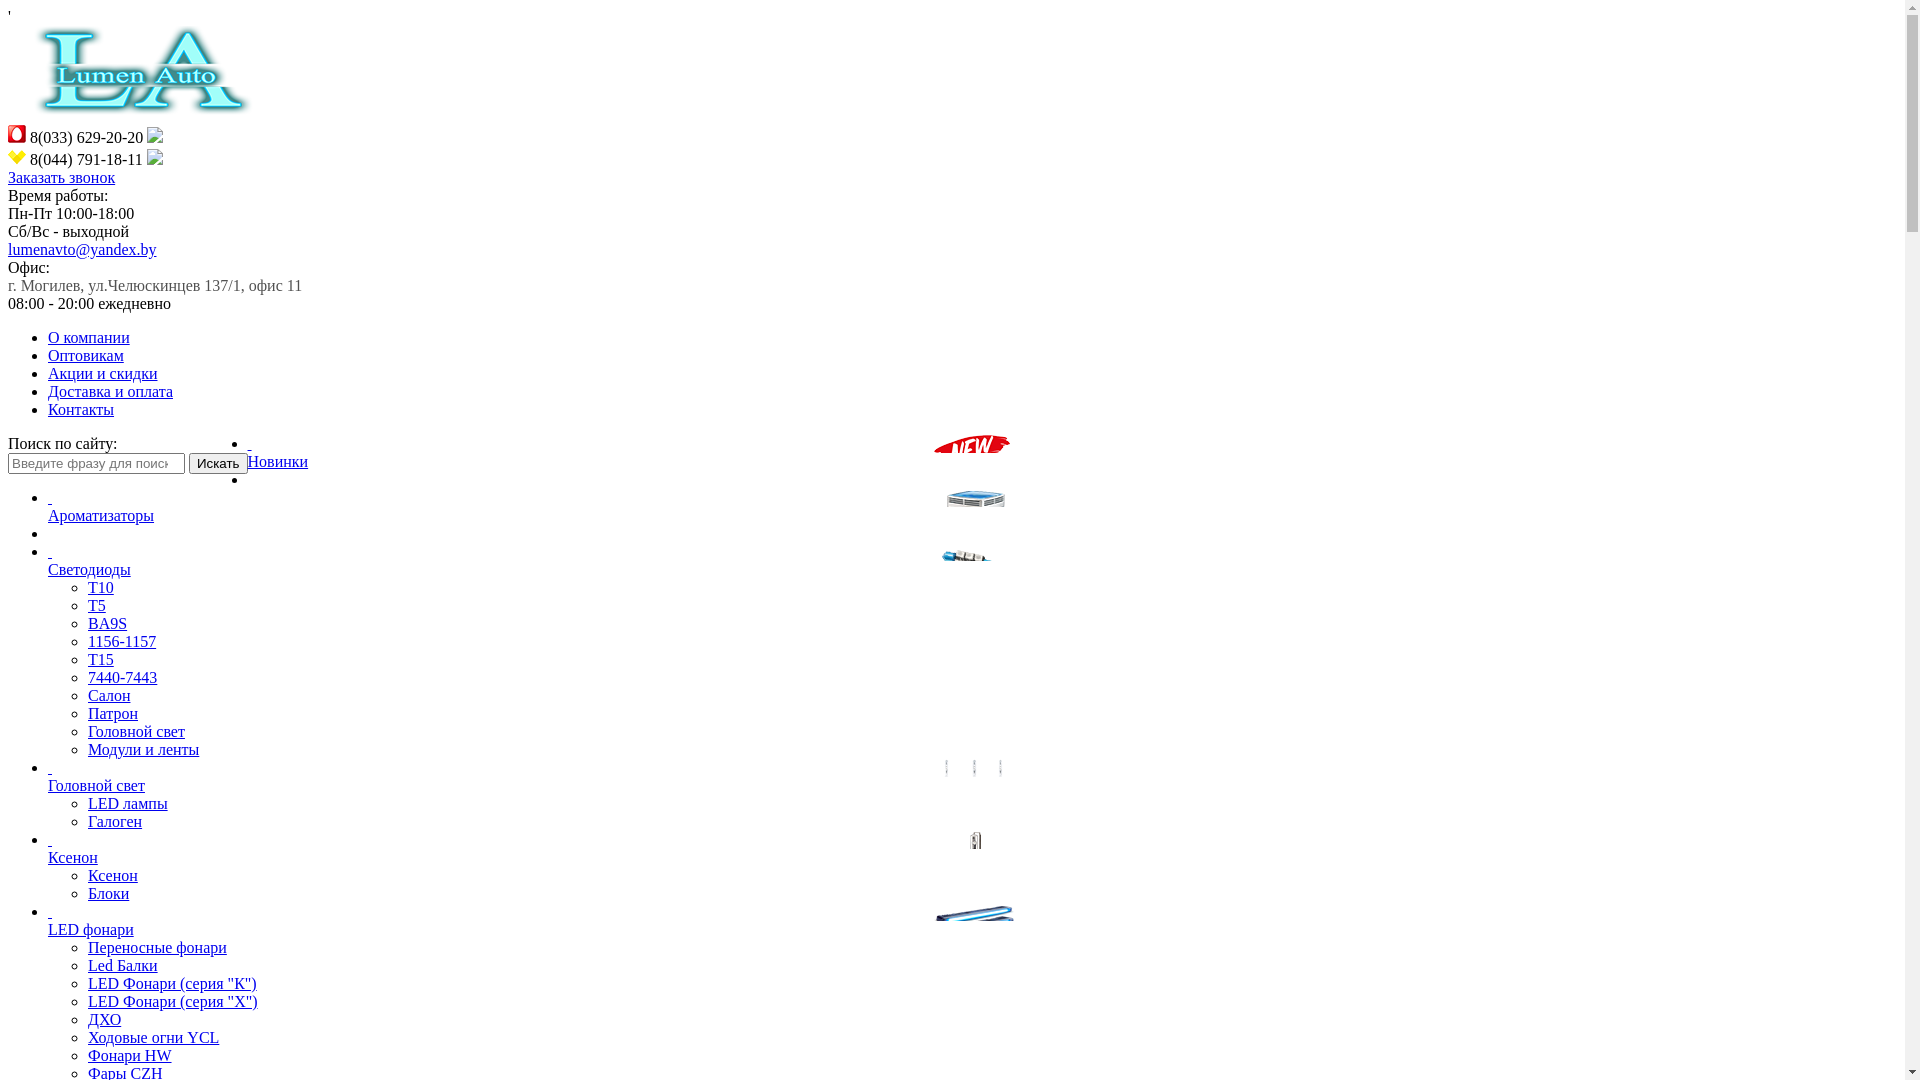 This screenshot has width=1920, height=1080. I want to click on '1156-1157', so click(120, 641).